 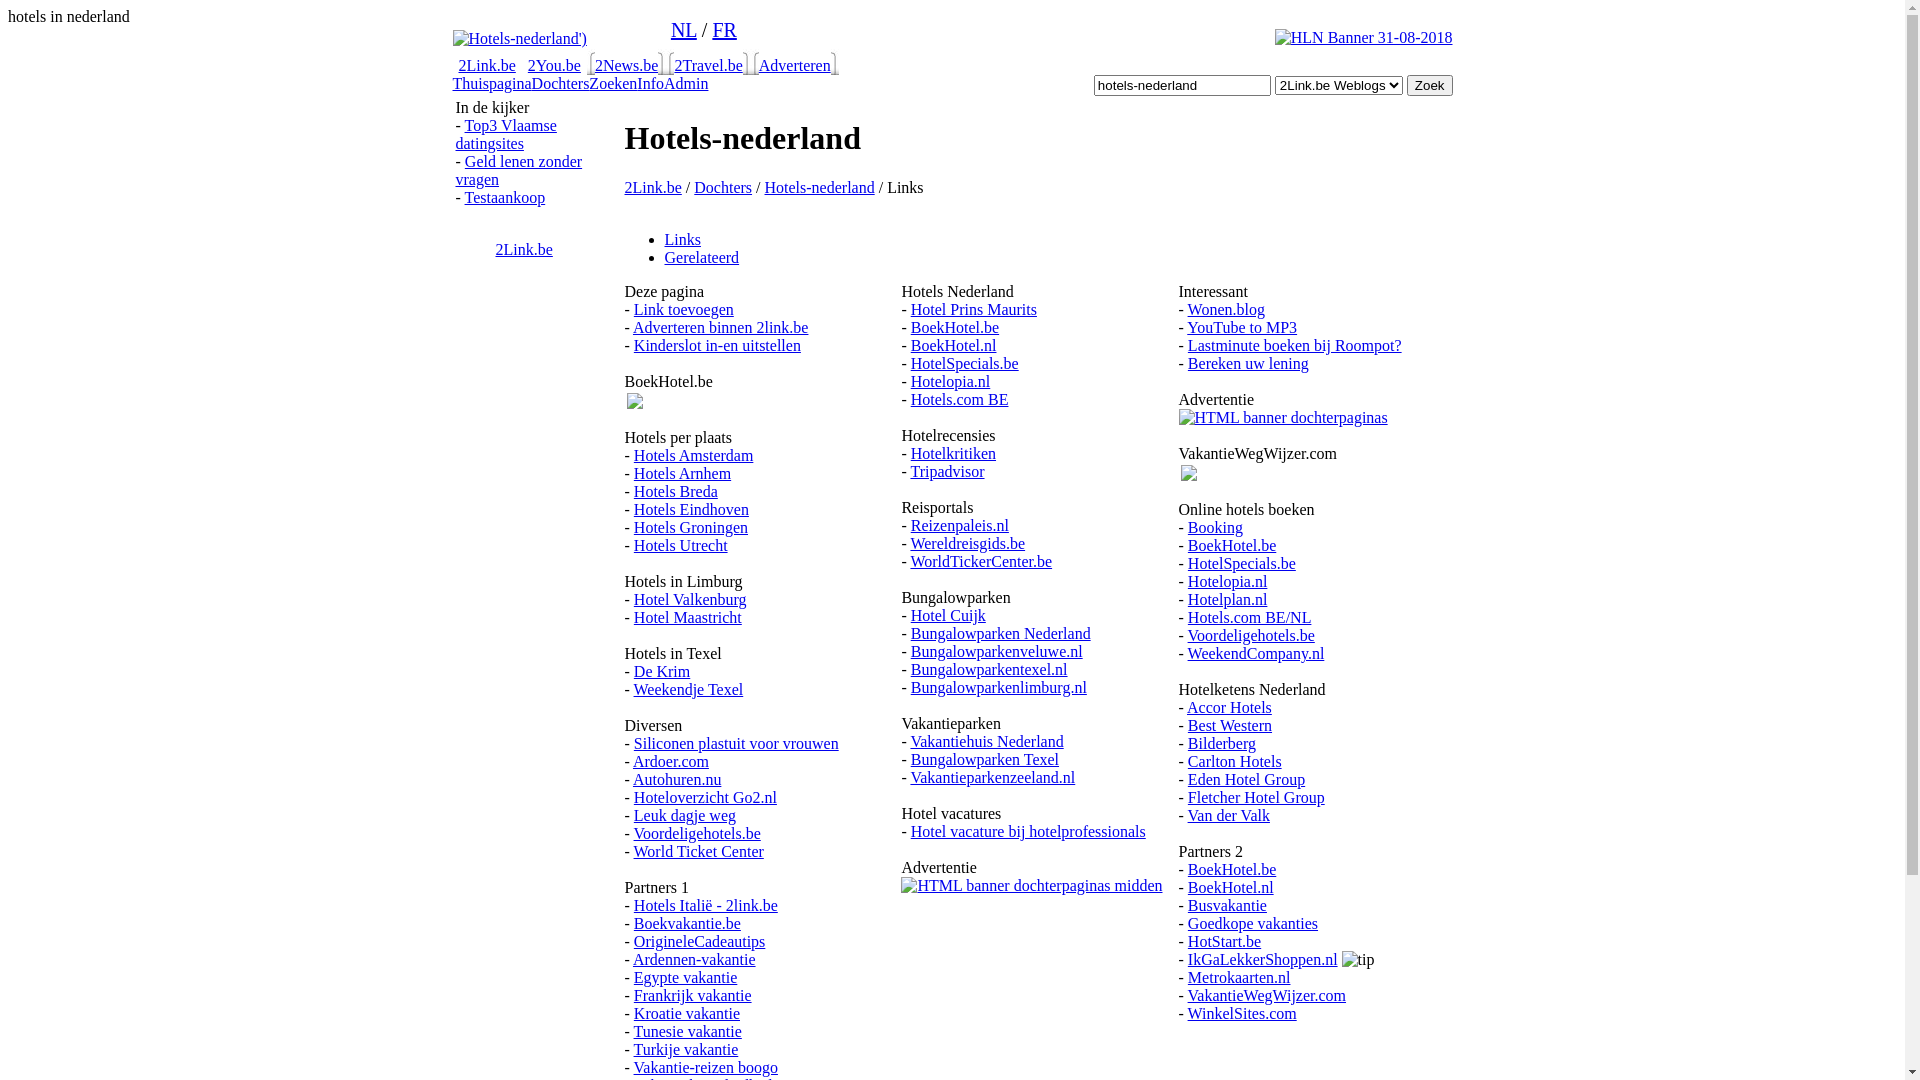 What do you see at coordinates (1221, 743) in the screenshot?
I see `'Bilderberg'` at bounding box center [1221, 743].